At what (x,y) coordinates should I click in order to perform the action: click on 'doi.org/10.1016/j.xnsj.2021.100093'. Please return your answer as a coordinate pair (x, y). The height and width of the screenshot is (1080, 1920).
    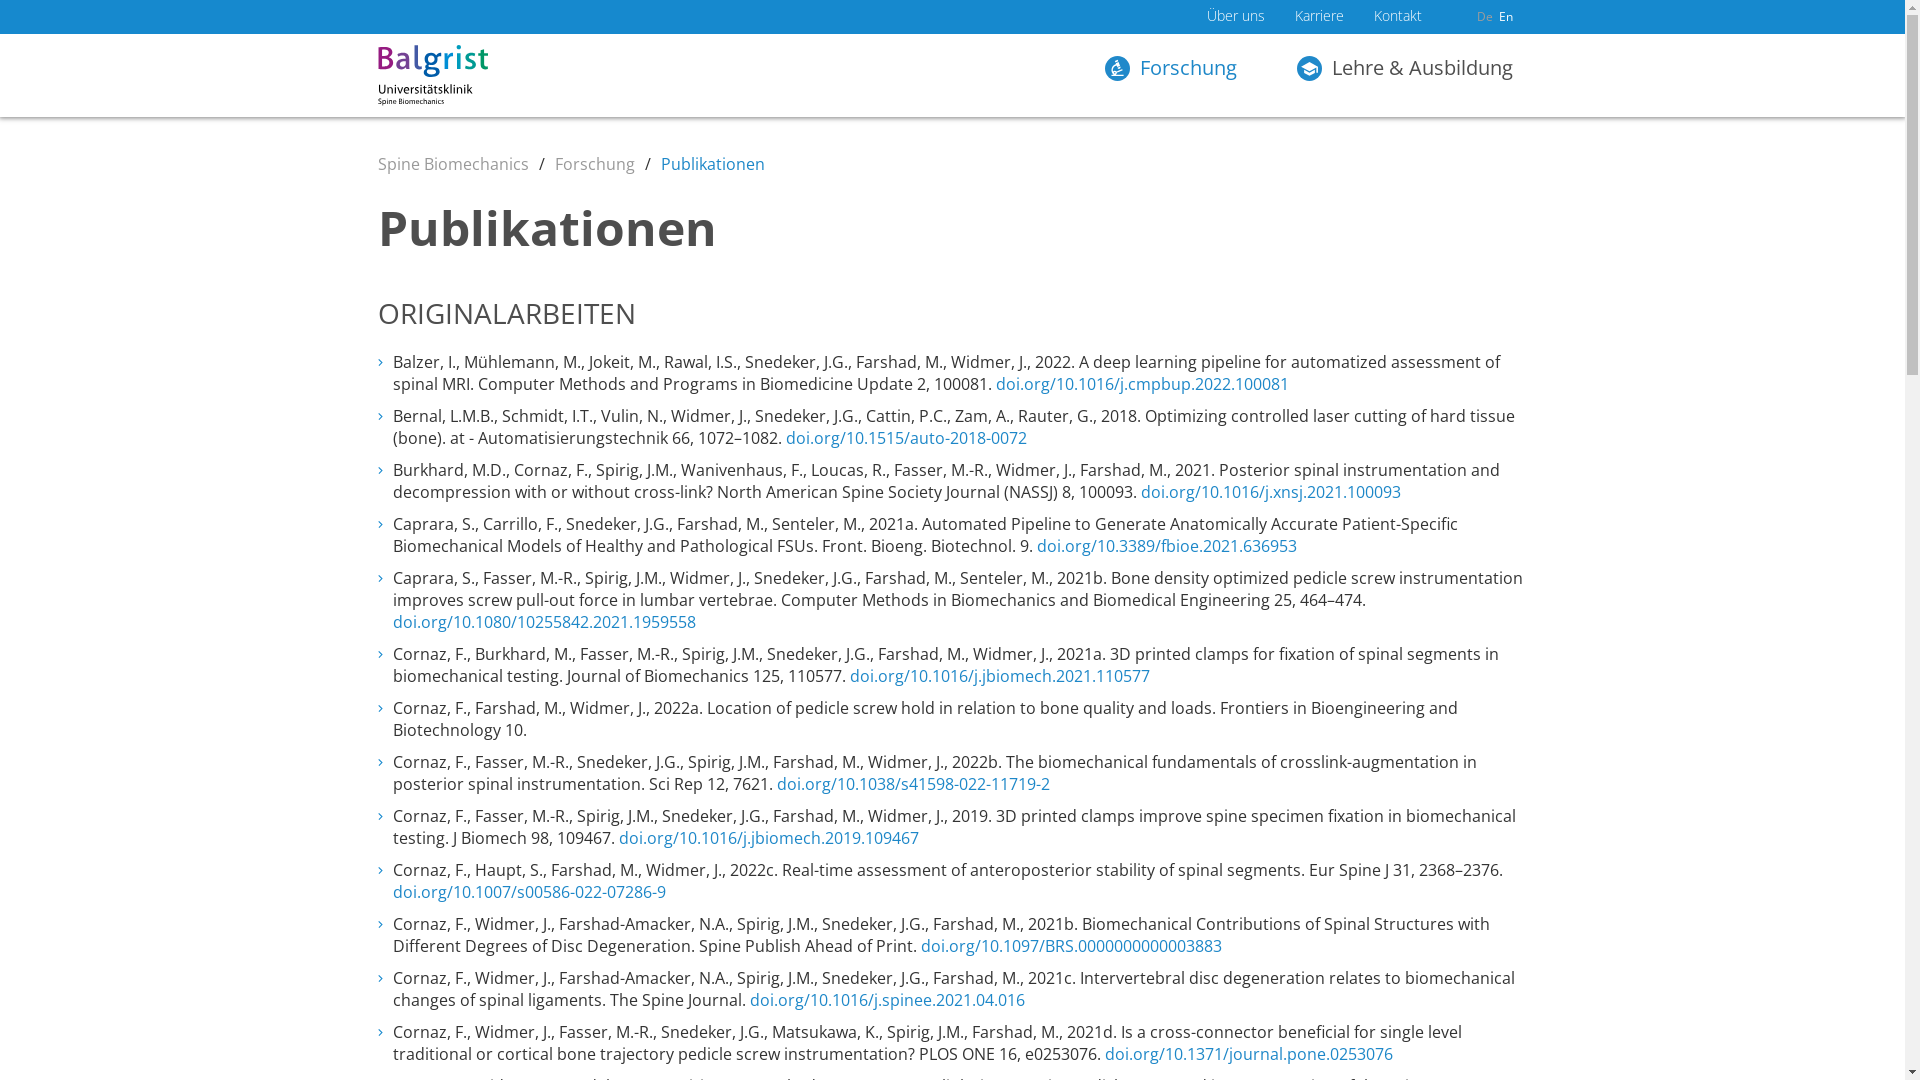
    Looking at the image, I should click on (1140, 492).